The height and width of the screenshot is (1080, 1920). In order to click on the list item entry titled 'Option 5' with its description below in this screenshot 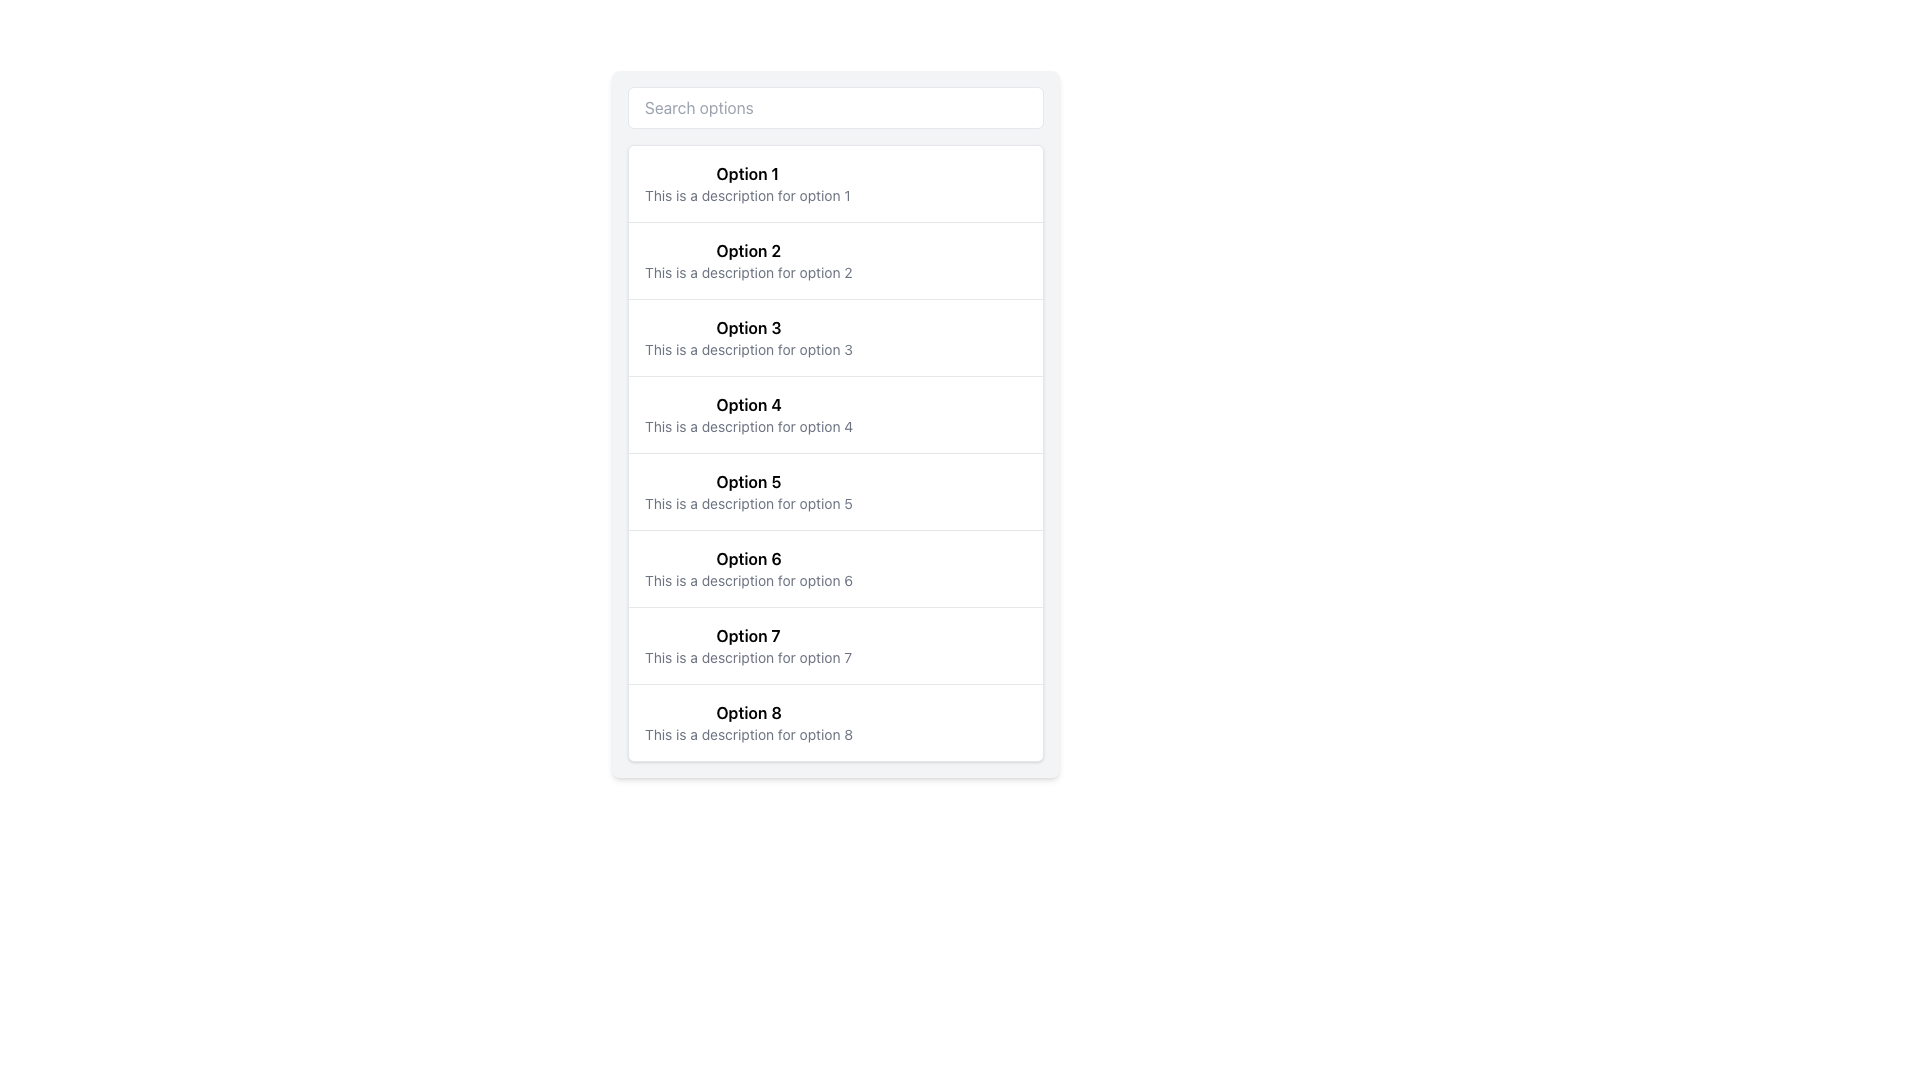, I will do `click(747, 492)`.